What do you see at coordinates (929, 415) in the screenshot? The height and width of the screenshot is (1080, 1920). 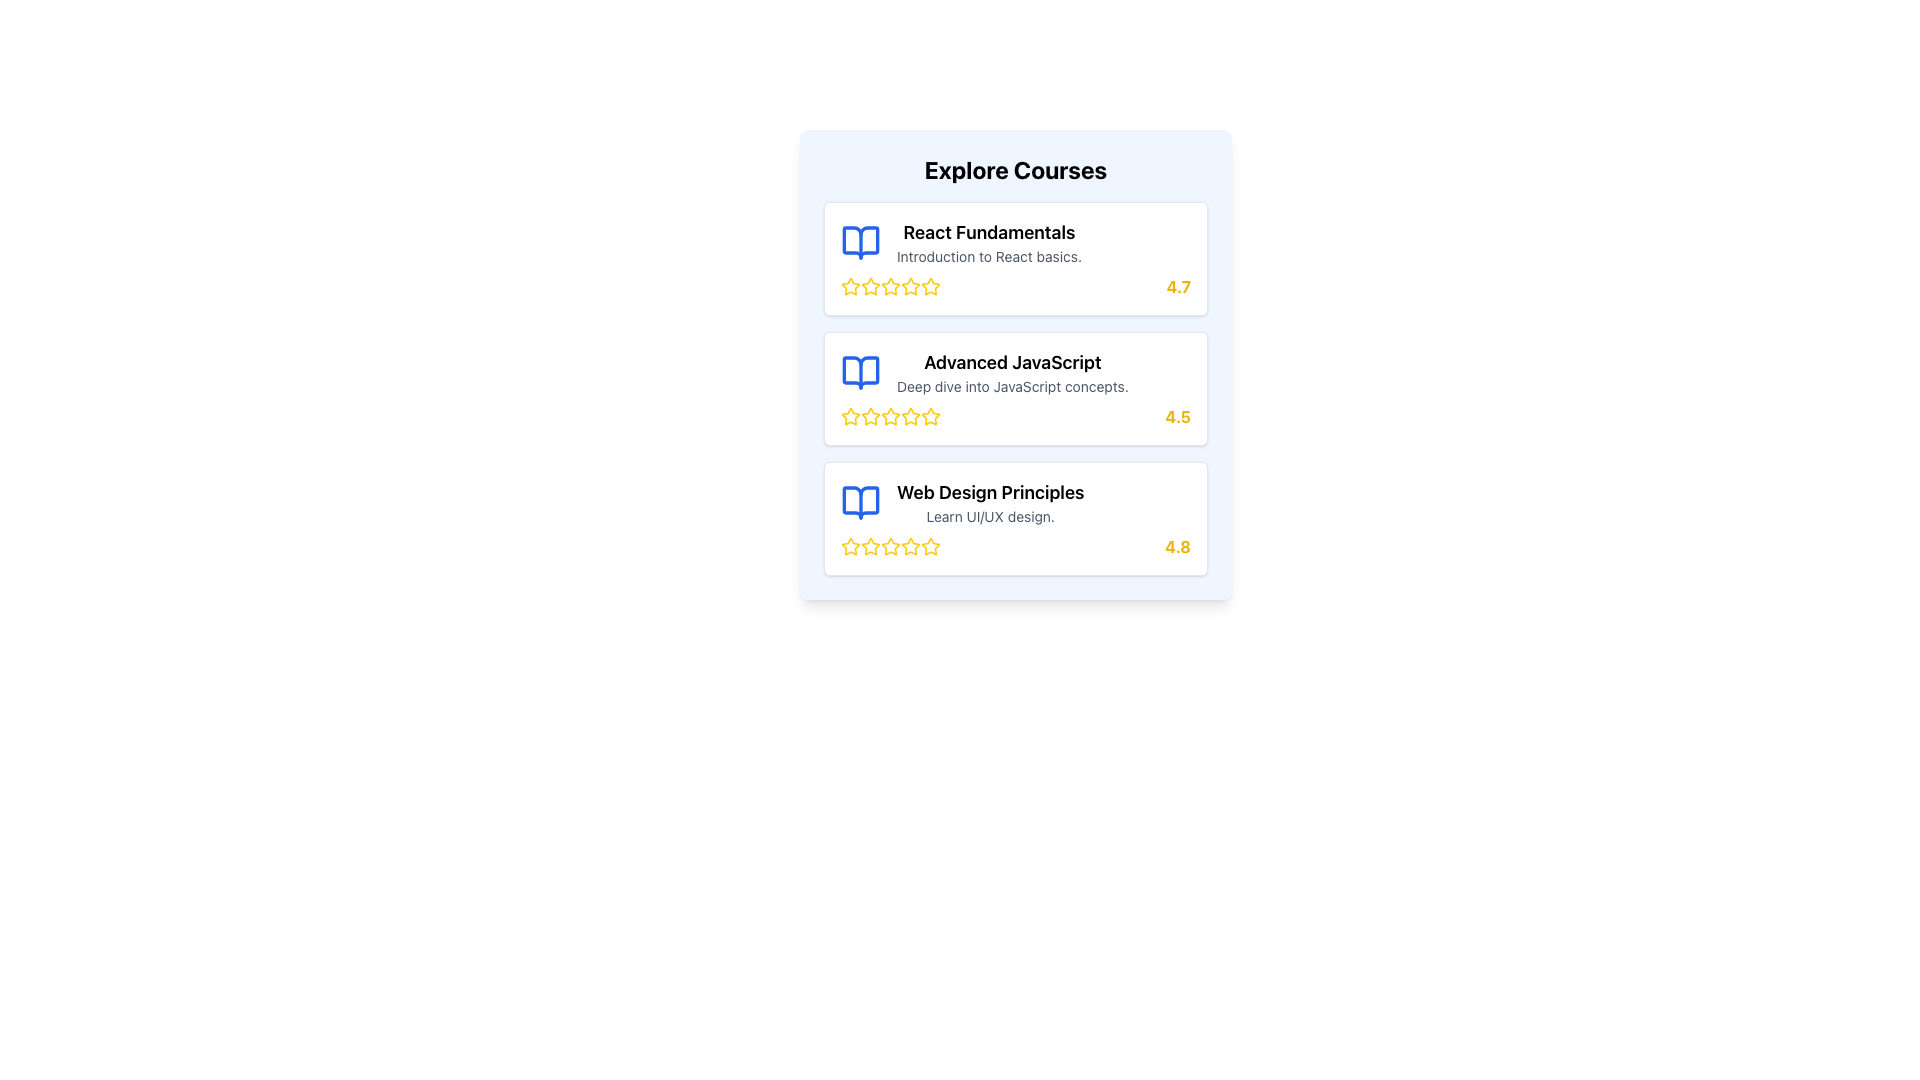 I see `the yellow star icon with a hollow center, which is the third star from the left in the rating stars for the 'Advanced JavaScript' course, to interact with it` at bounding box center [929, 415].